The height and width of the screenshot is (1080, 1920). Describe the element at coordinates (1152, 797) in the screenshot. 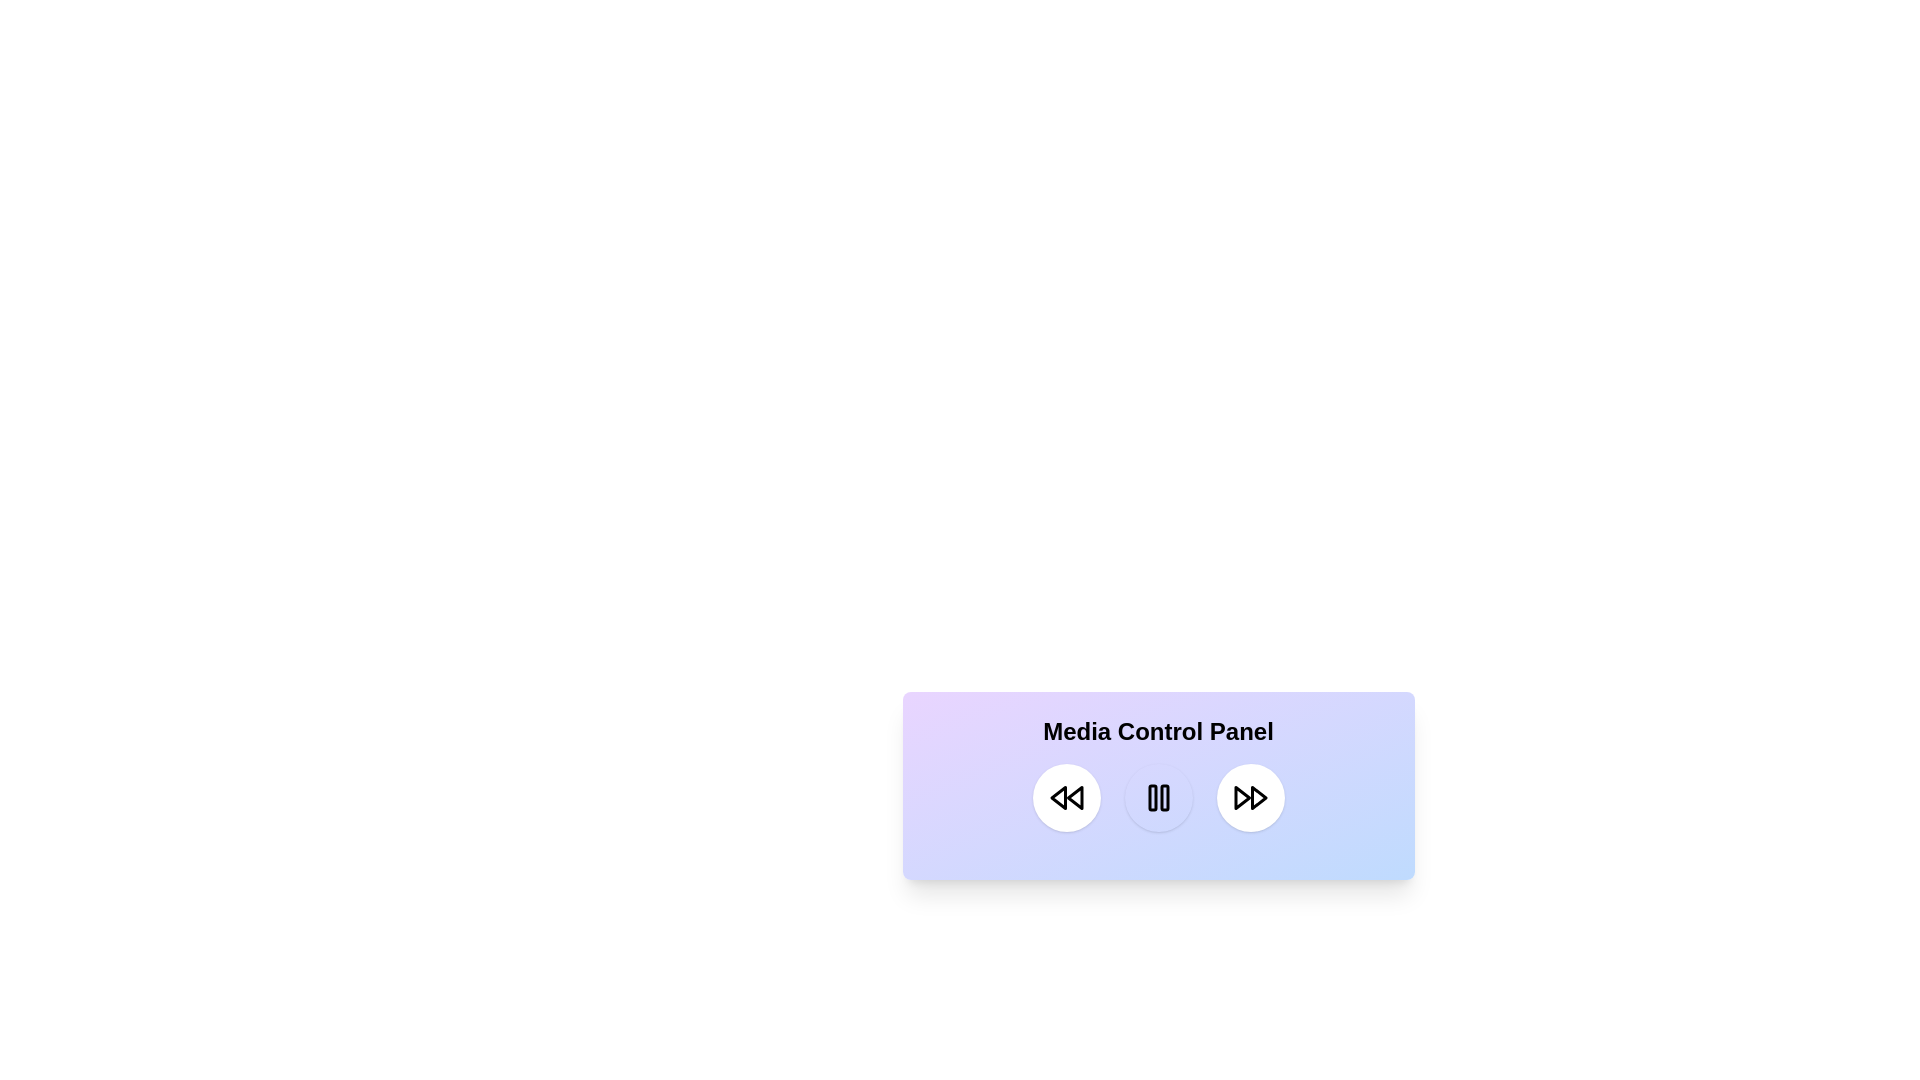

I see `the left vertical bar of the Pause icon in the media control panel` at that location.